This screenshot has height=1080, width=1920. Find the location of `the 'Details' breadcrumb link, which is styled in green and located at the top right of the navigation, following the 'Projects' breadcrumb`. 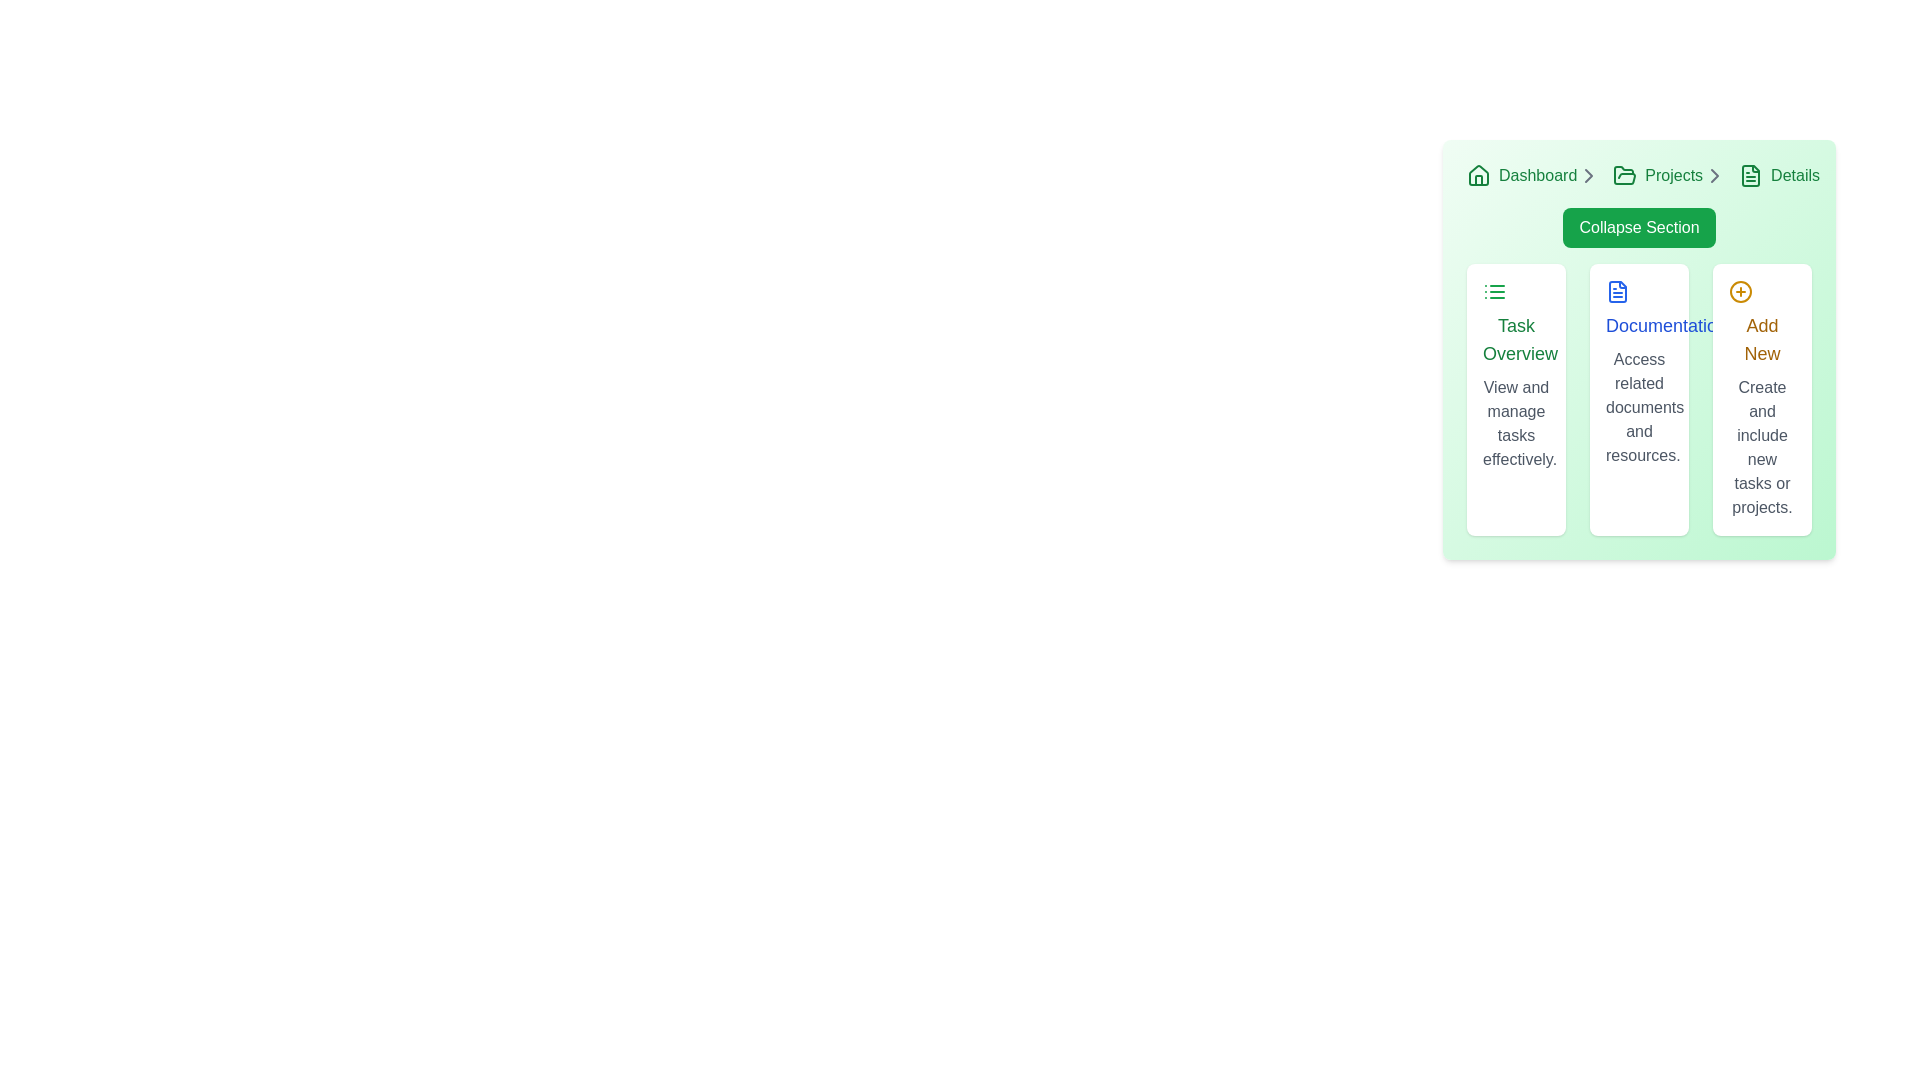

the 'Details' breadcrumb link, which is styled in green and located at the top right of the navigation, following the 'Projects' breadcrumb is located at coordinates (1779, 175).